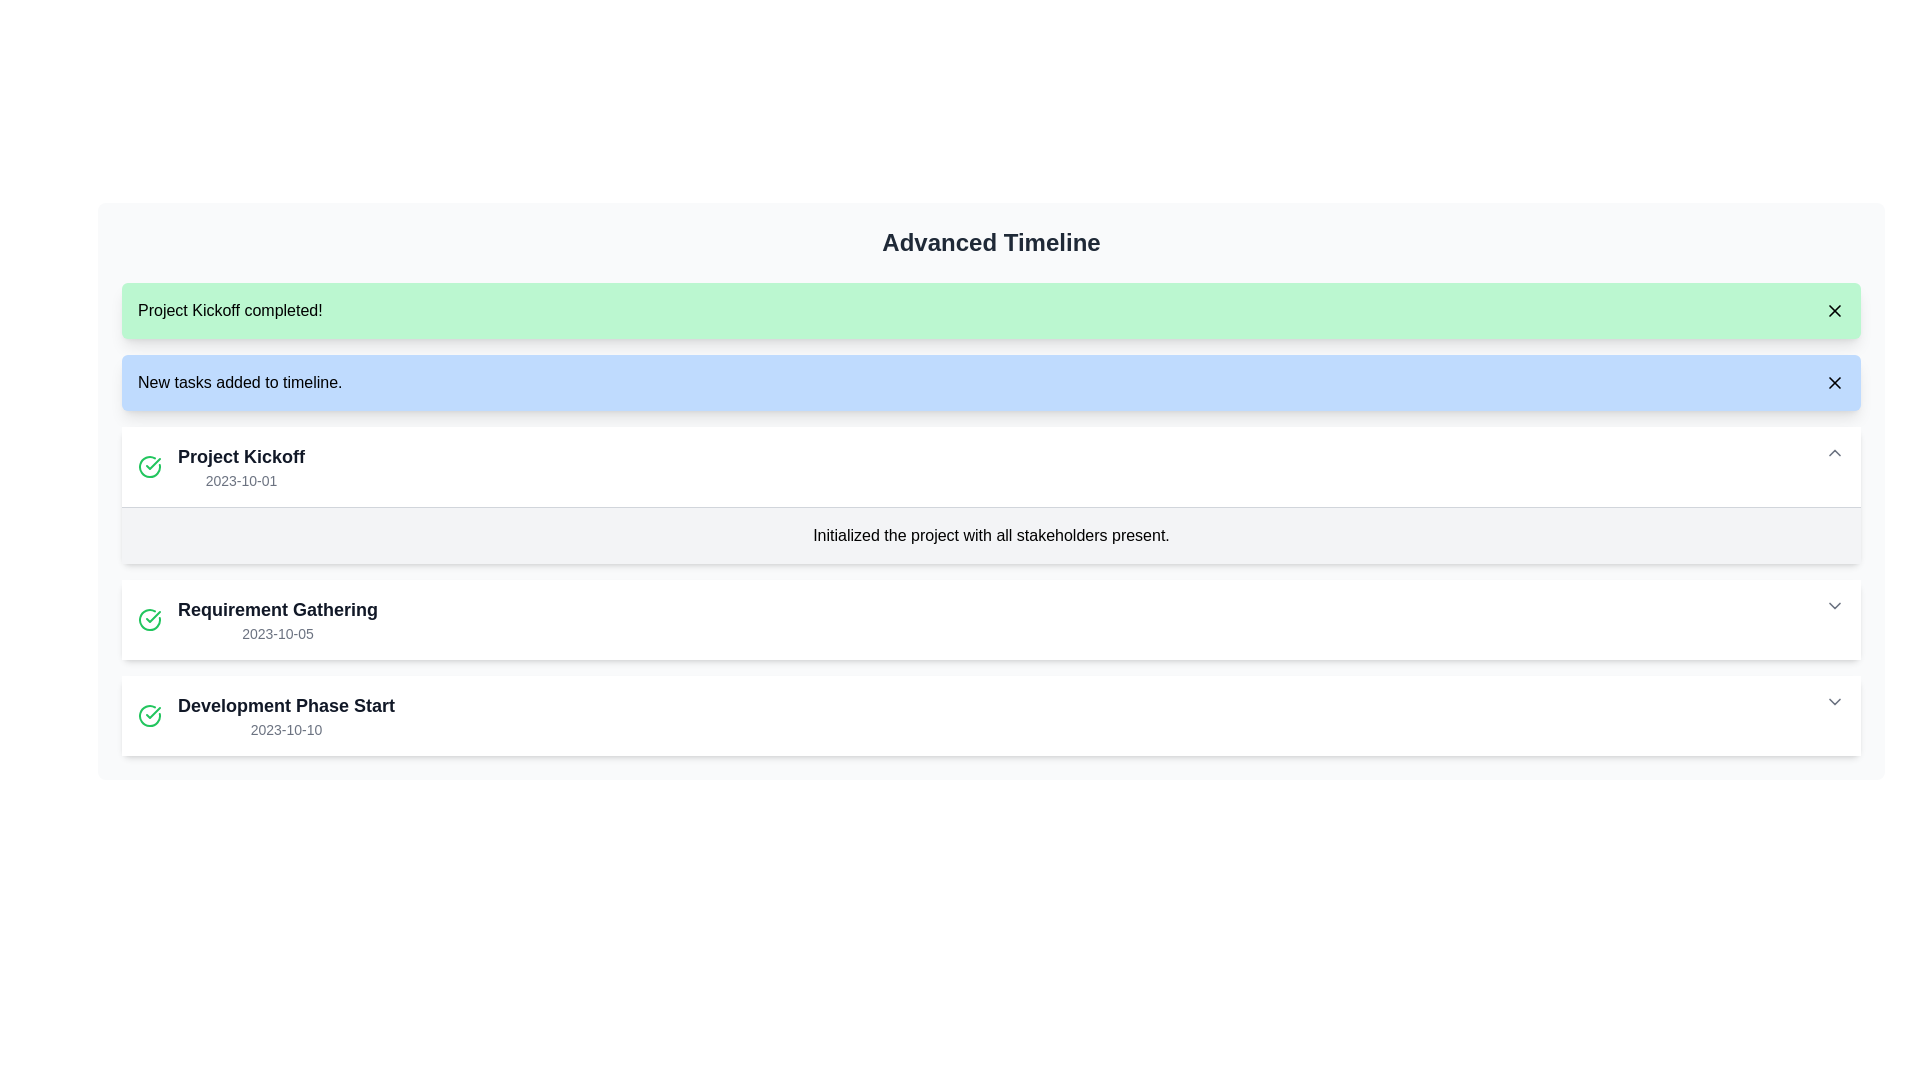  Describe the element at coordinates (1834, 311) in the screenshot. I see `the 'X' icon located at the top-right corner of the green notification banner` at that location.